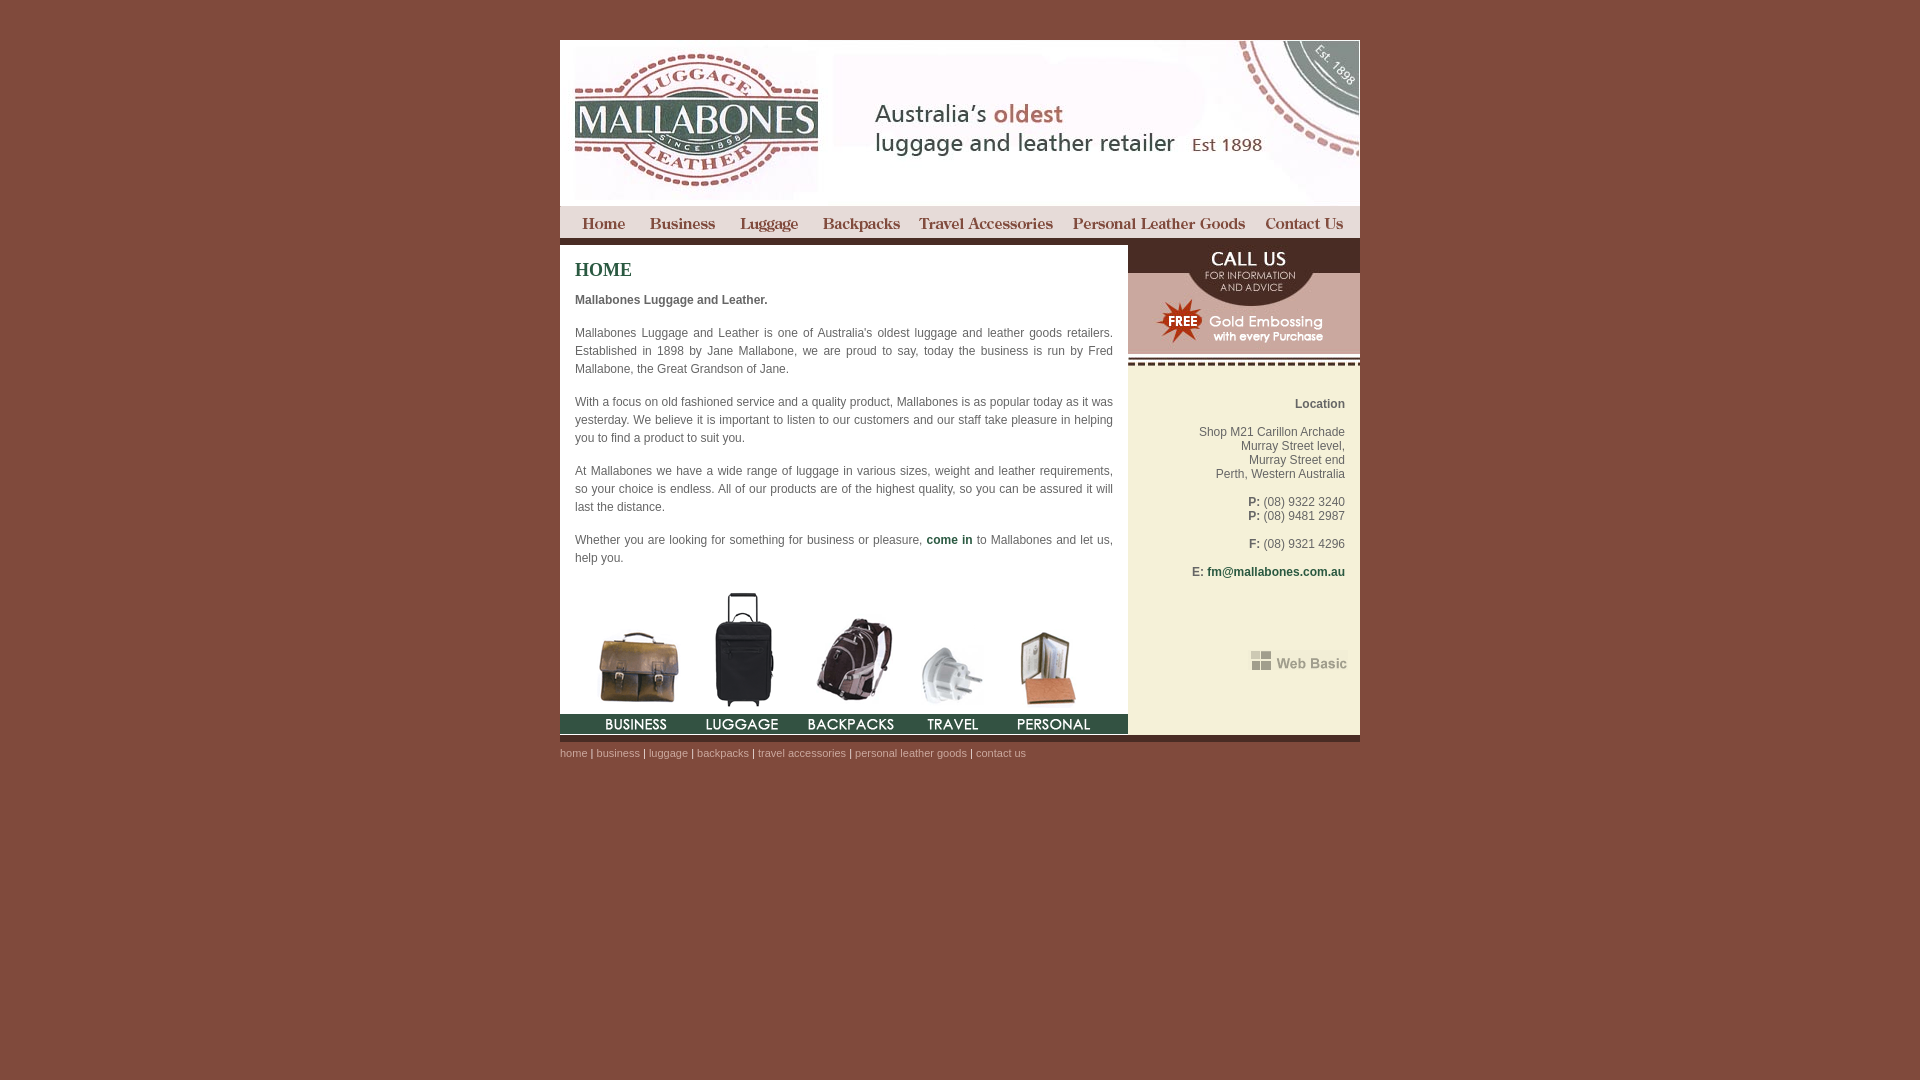 Image resolution: width=1920 pixels, height=1080 pixels. I want to click on 'luggage', so click(769, 225).